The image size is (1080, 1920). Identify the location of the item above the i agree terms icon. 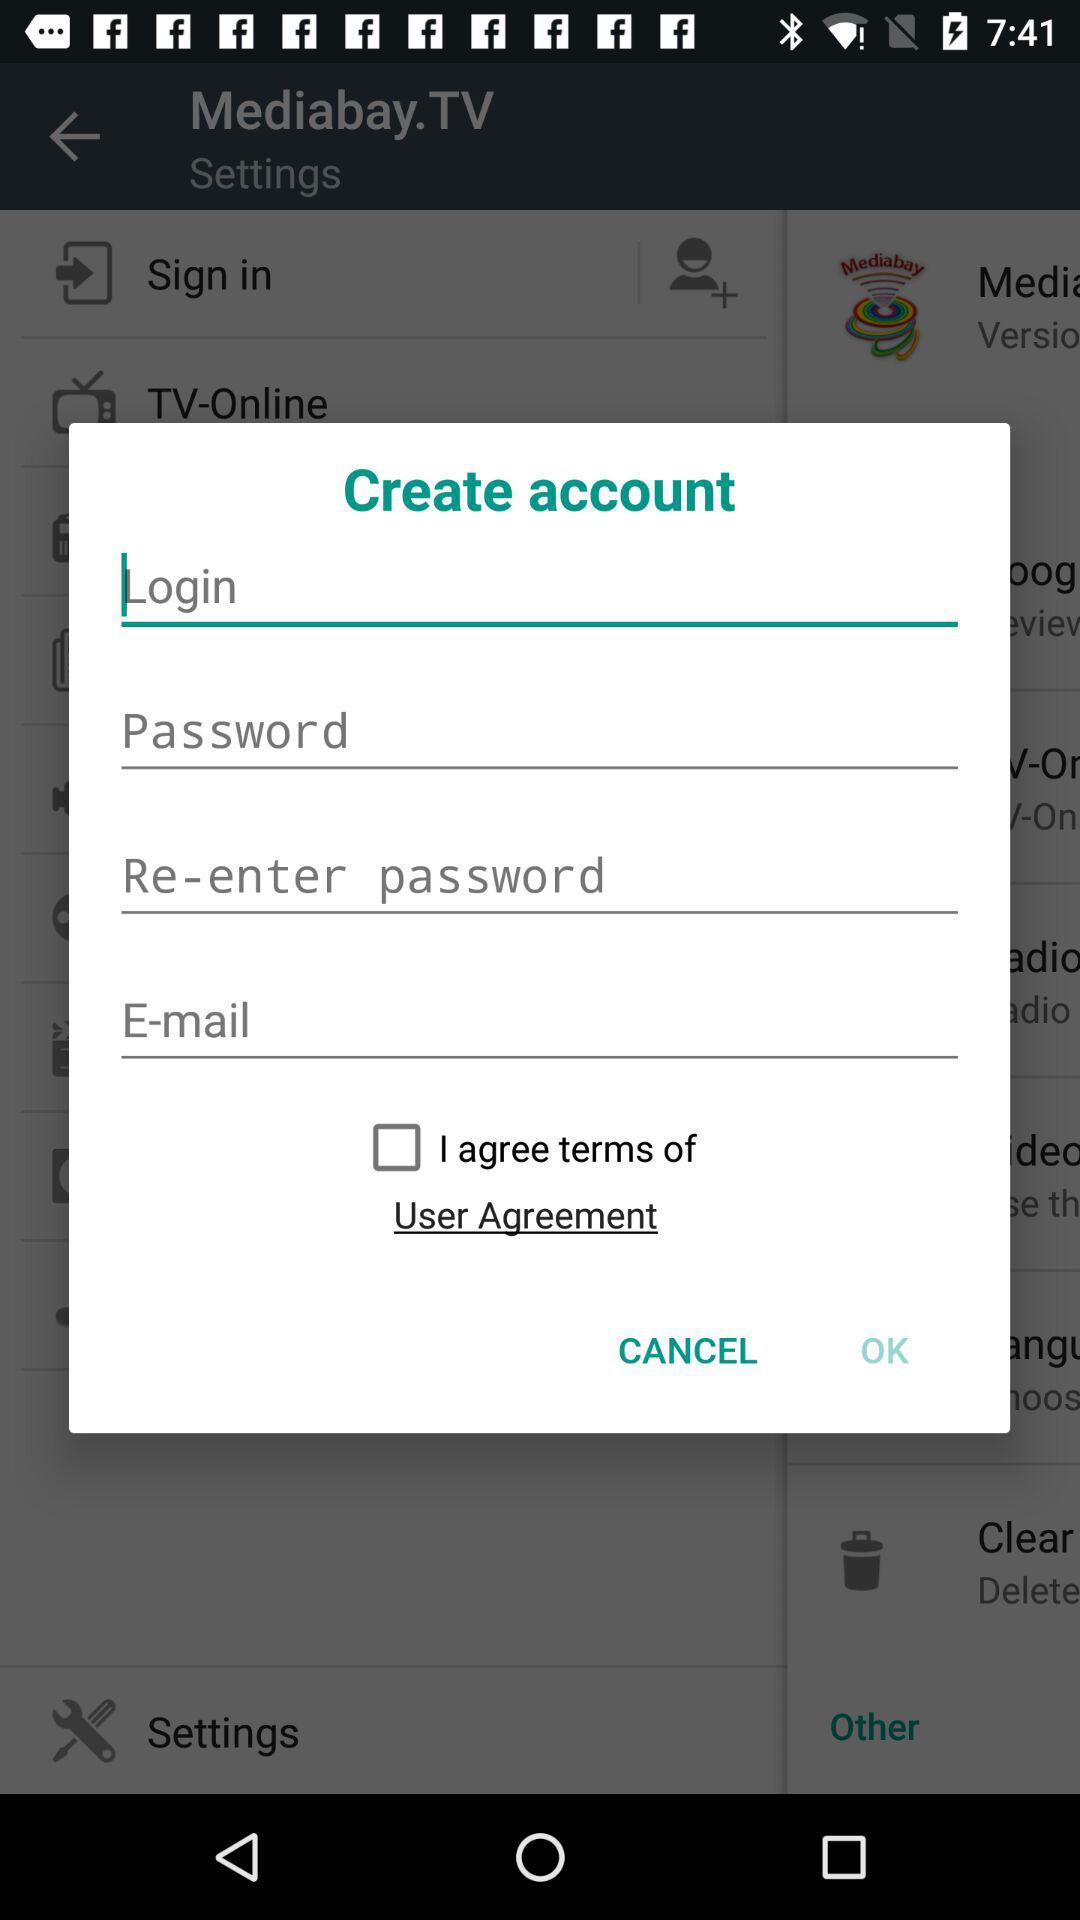
(538, 1019).